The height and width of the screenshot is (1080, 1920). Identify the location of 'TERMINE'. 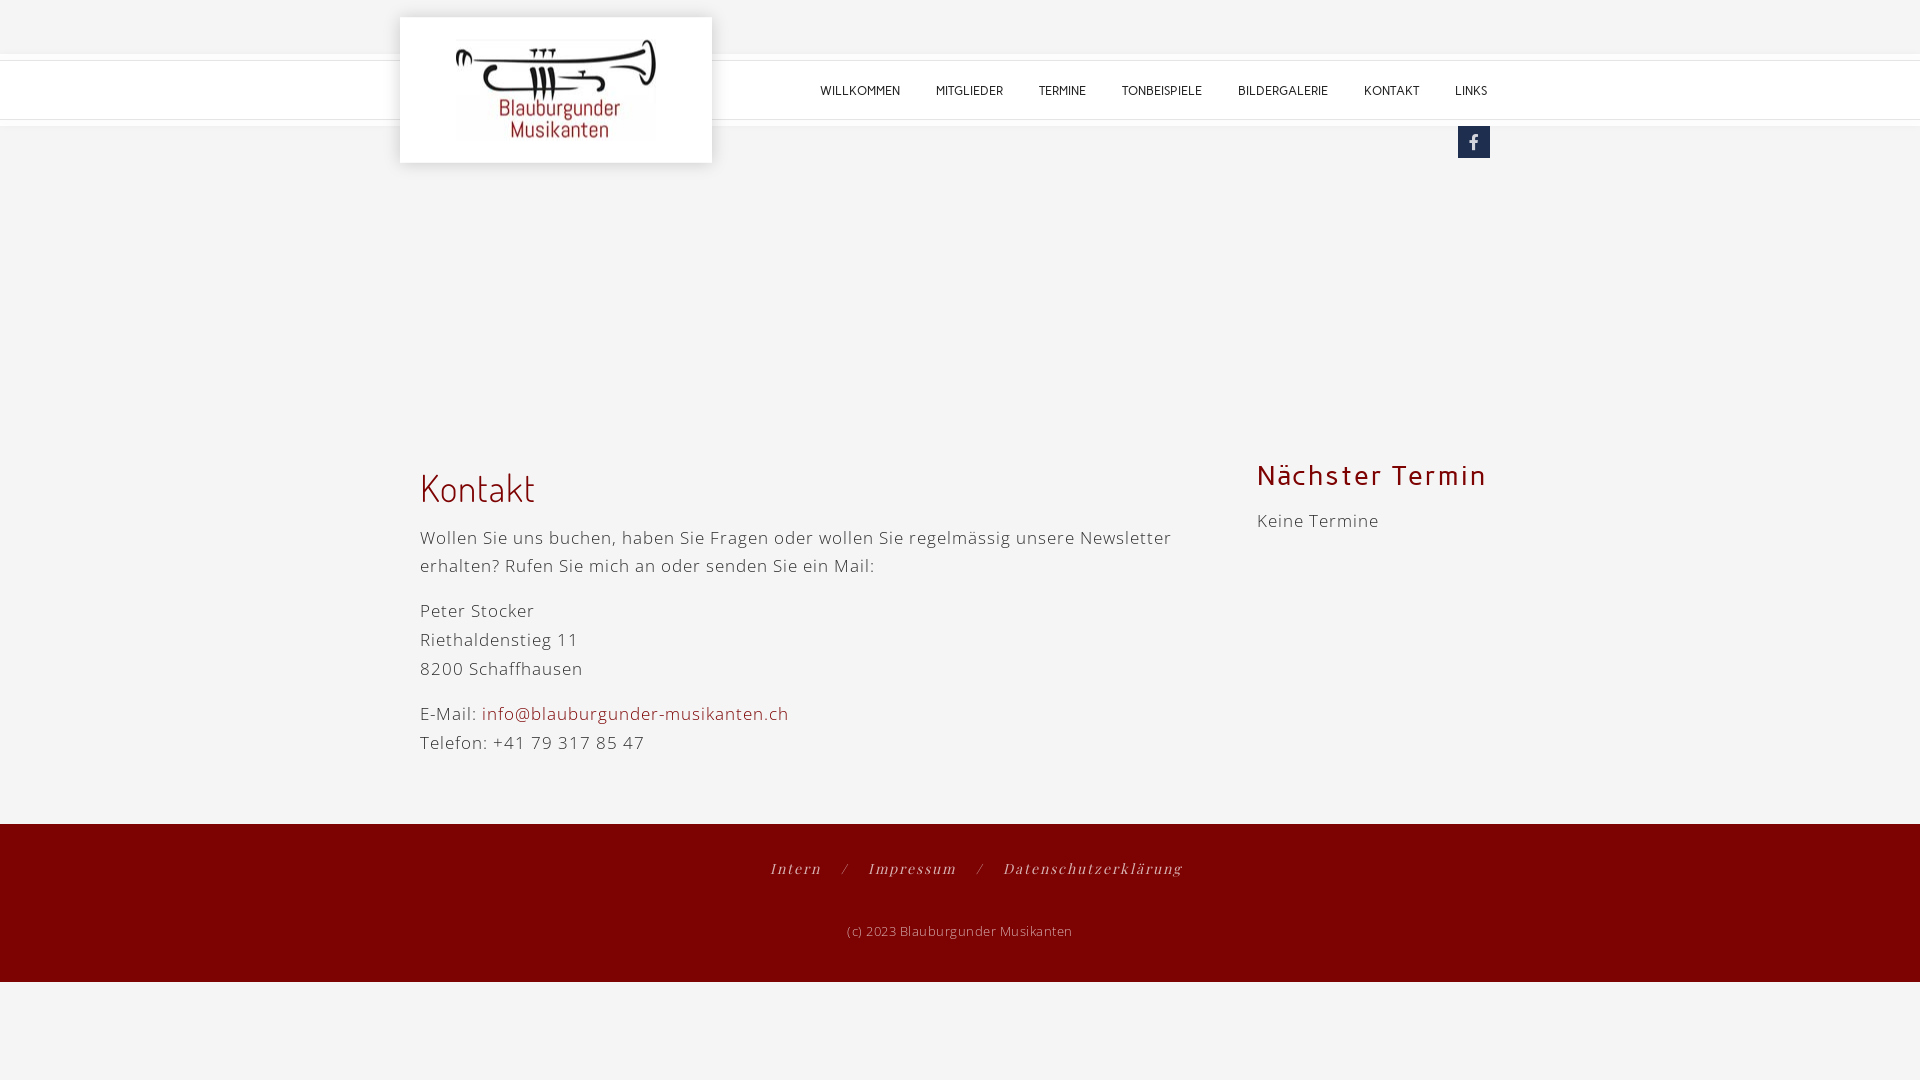
(1061, 88).